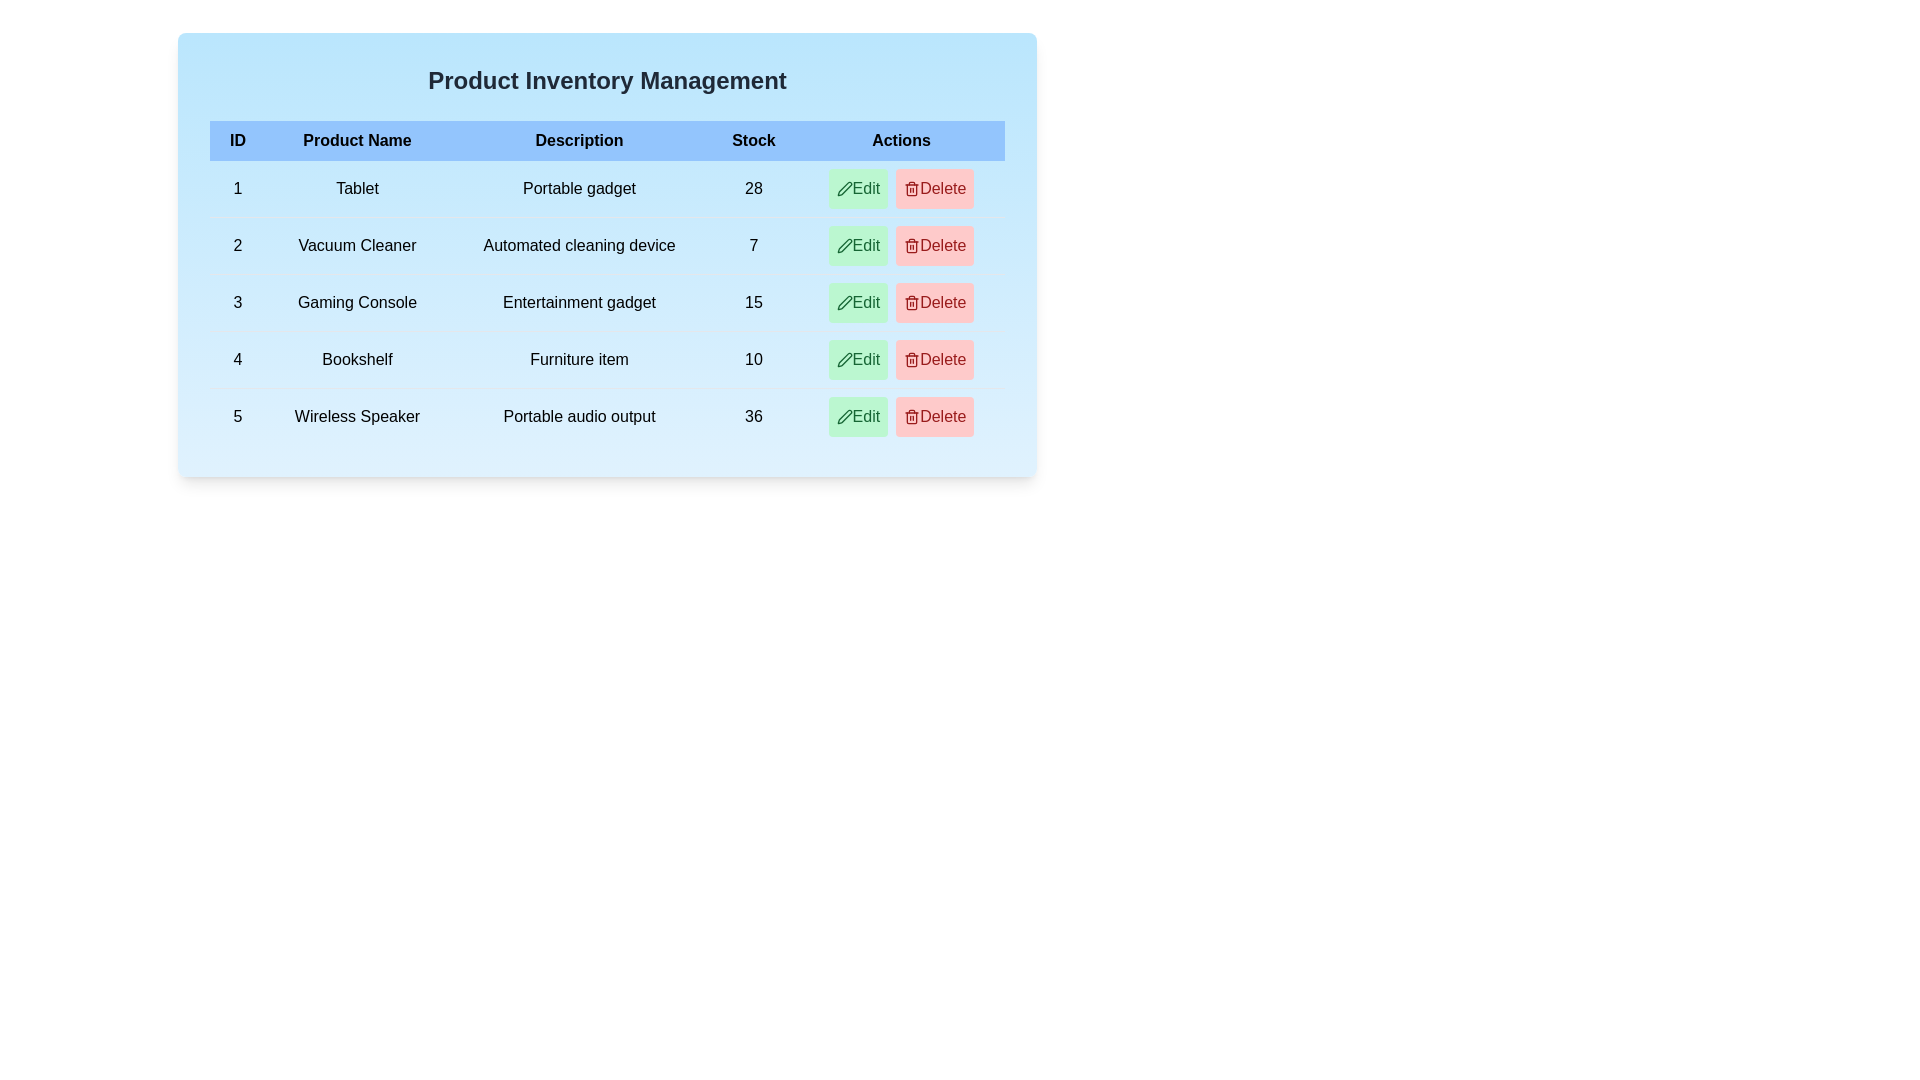 The width and height of the screenshot is (1920, 1080). Describe the element at coordinates (911, 246) in the screenshot. I see `the vertical rectangle within the trash can icon in the 'Delete' button of the fifth row in the 'Actions' column` at that location.